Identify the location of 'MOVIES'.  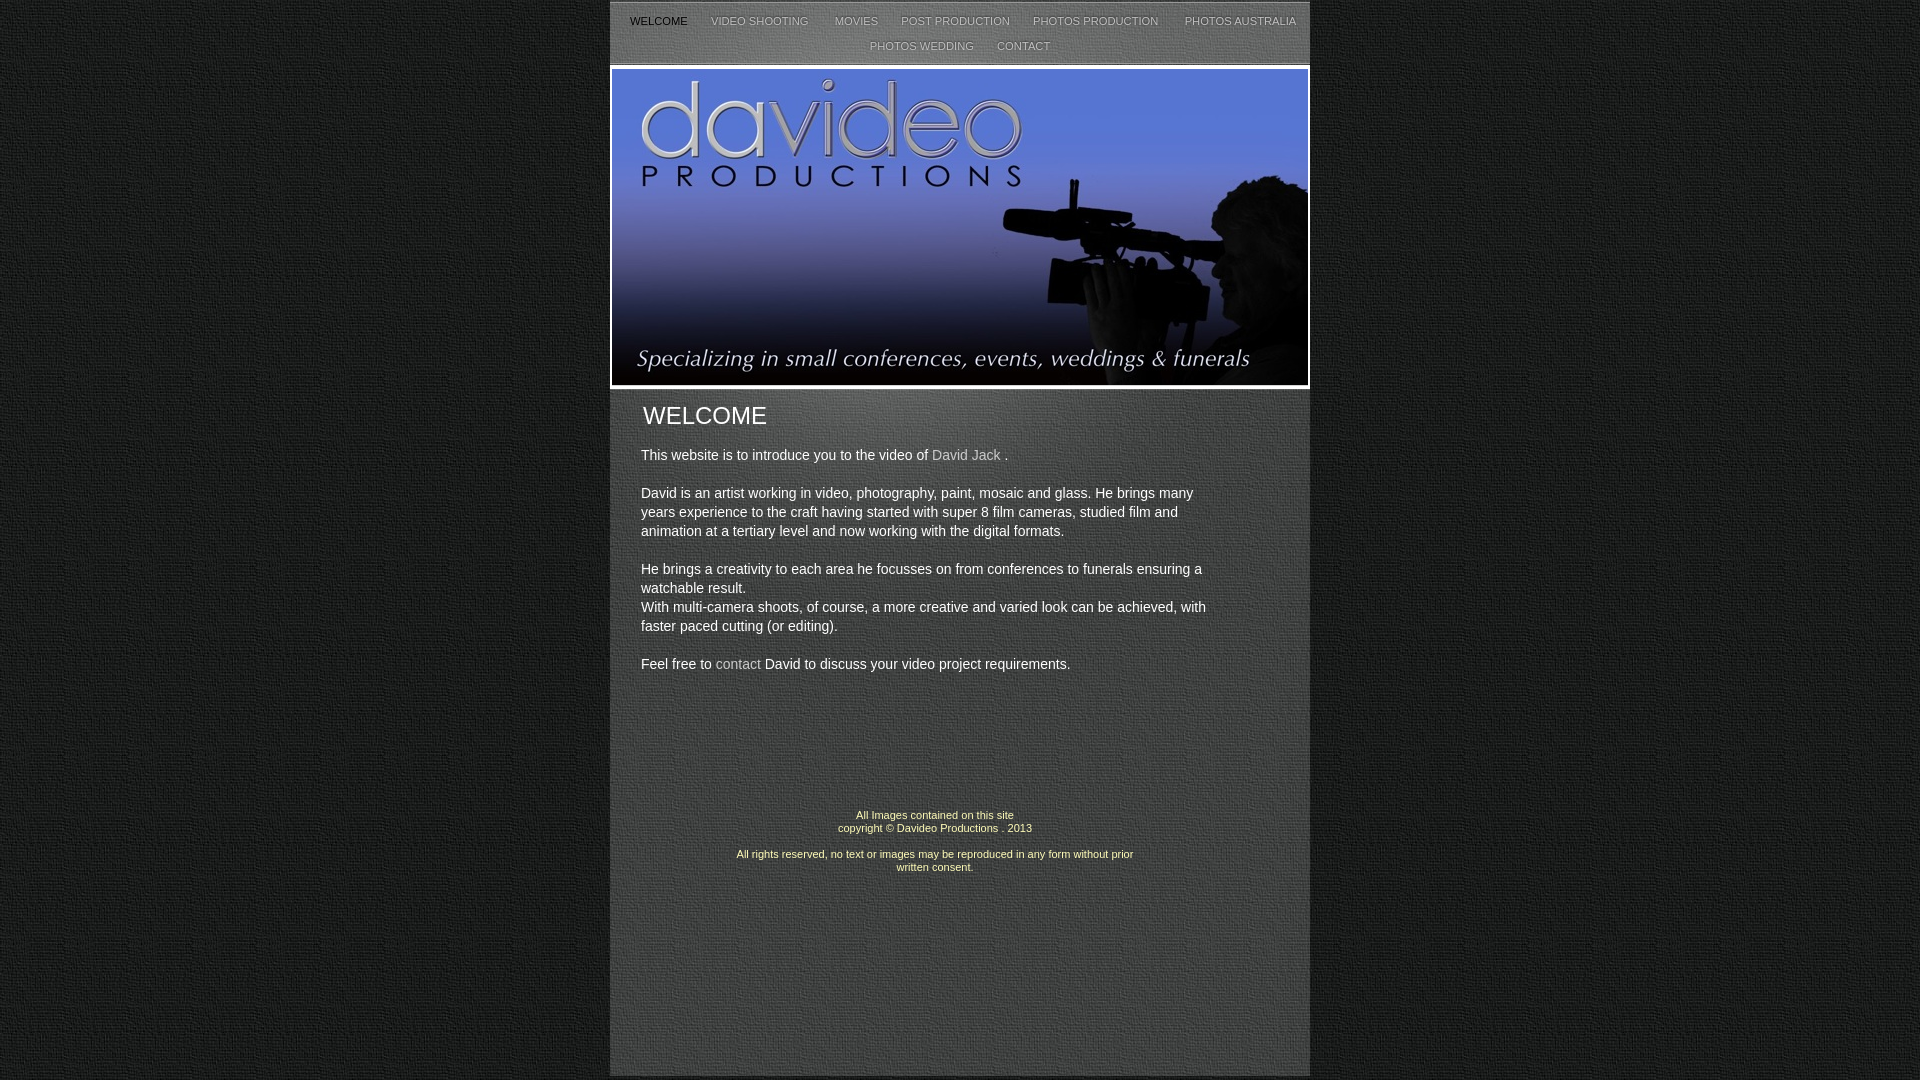
(858, 20).